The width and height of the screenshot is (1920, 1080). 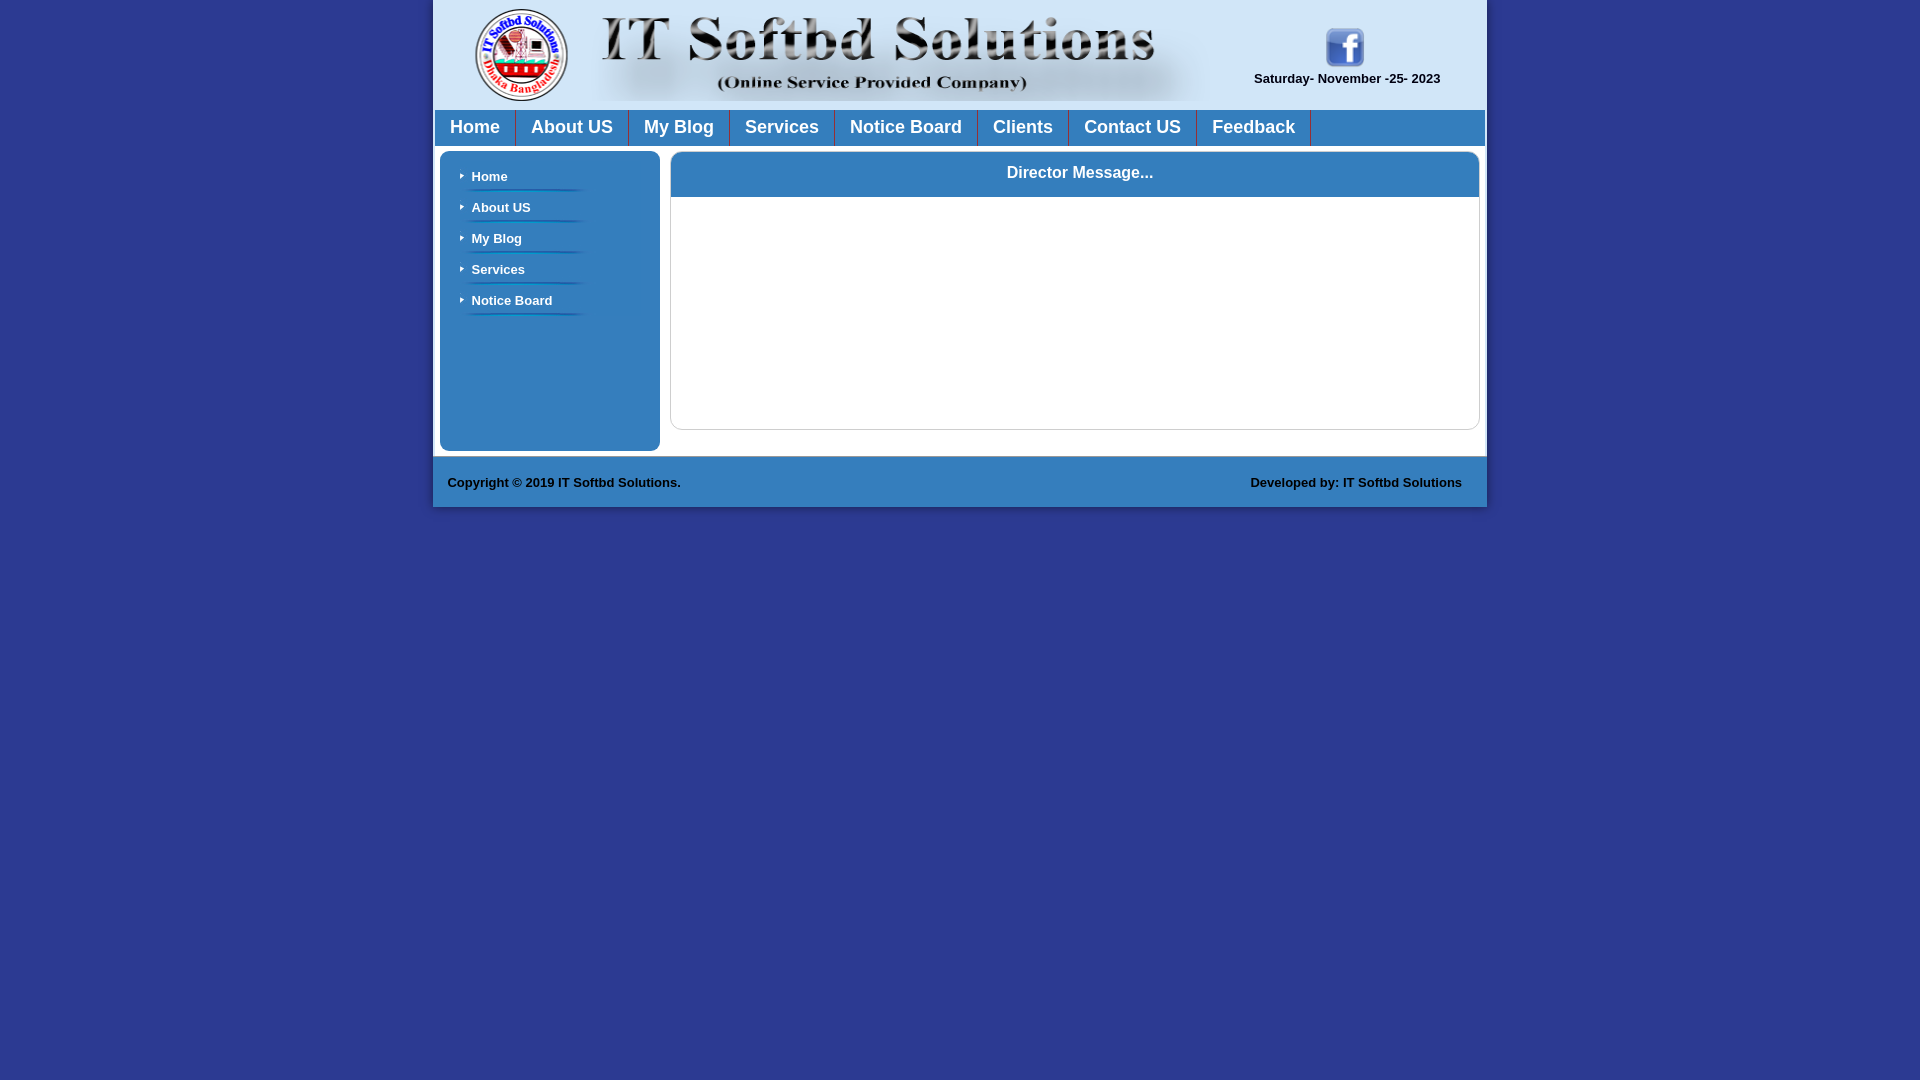 I want to click on 'My Blog', so click(x=550, y=237).